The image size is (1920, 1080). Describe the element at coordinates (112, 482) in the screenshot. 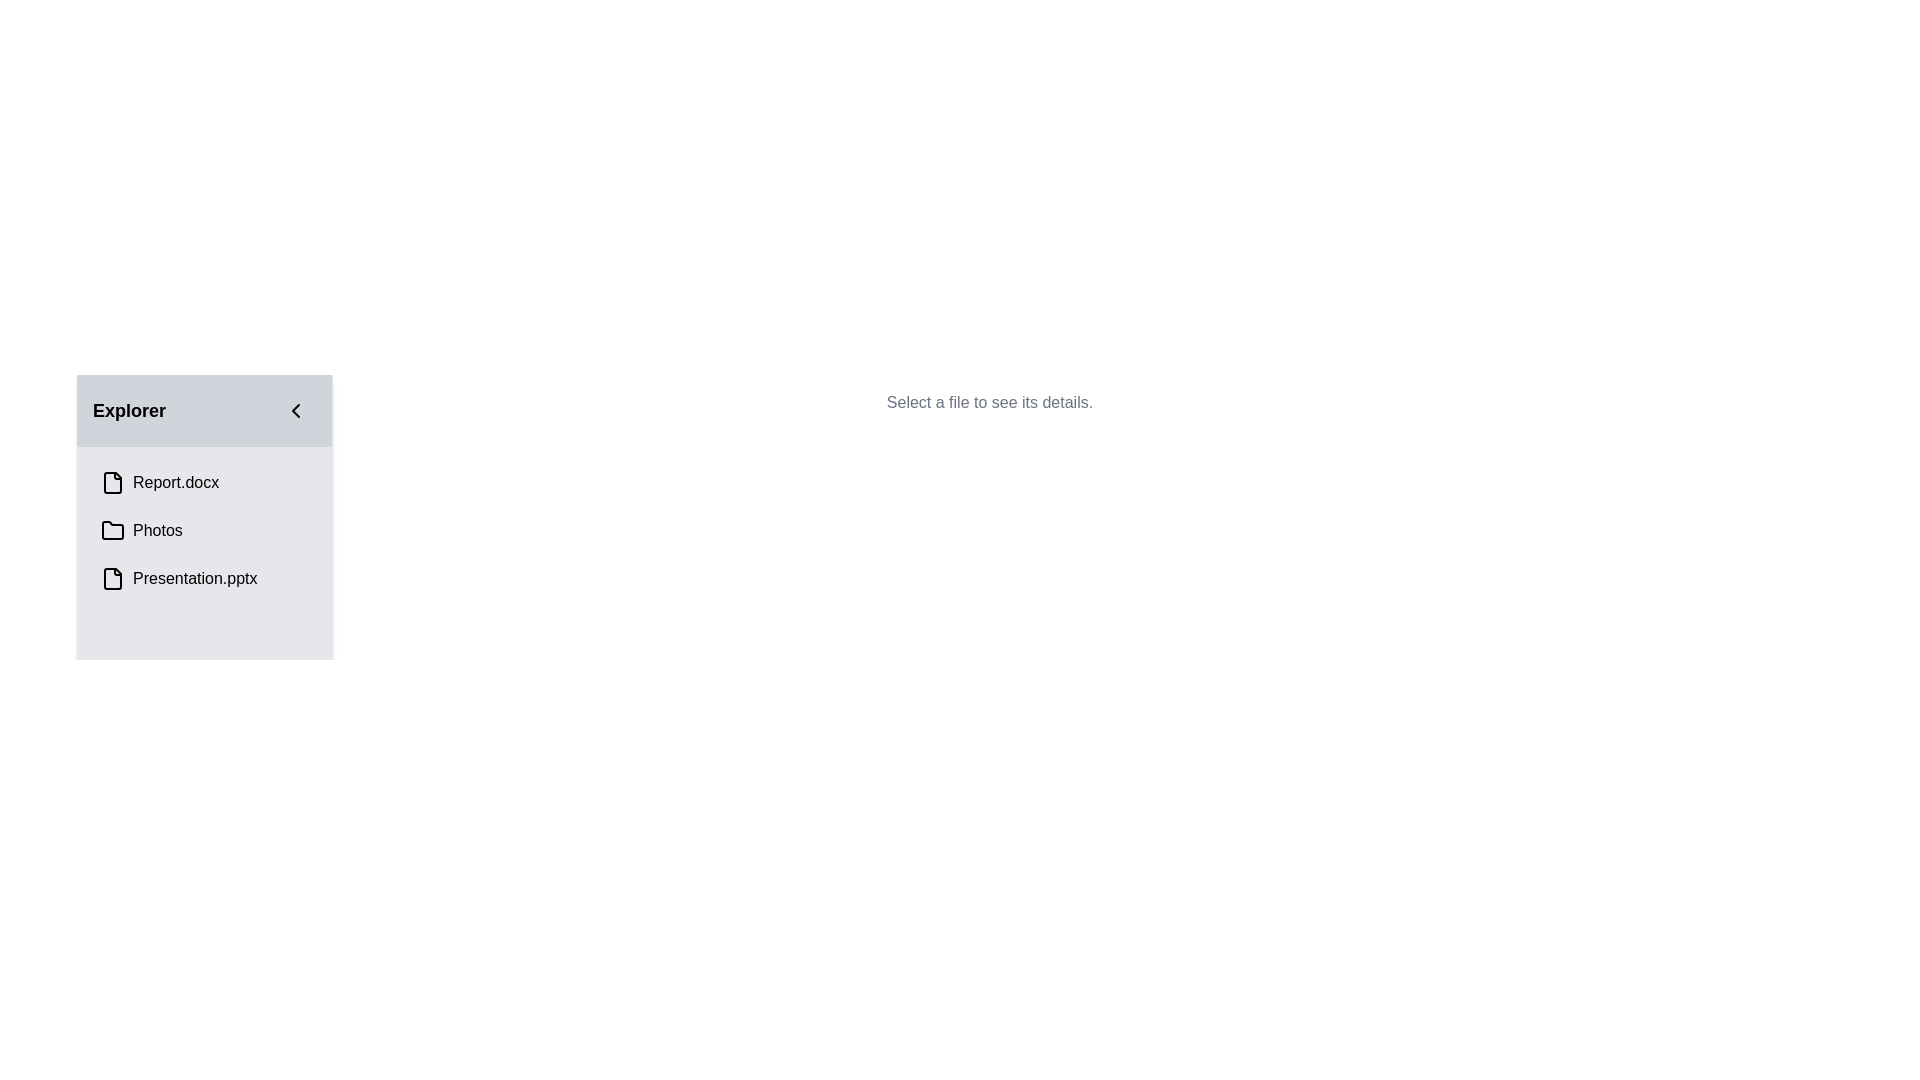

I see `the icon representing the 'Report.docx' file entry located in the topmost item of the list under the 'Explorer' title in the left sidebar of the interface` at that location.